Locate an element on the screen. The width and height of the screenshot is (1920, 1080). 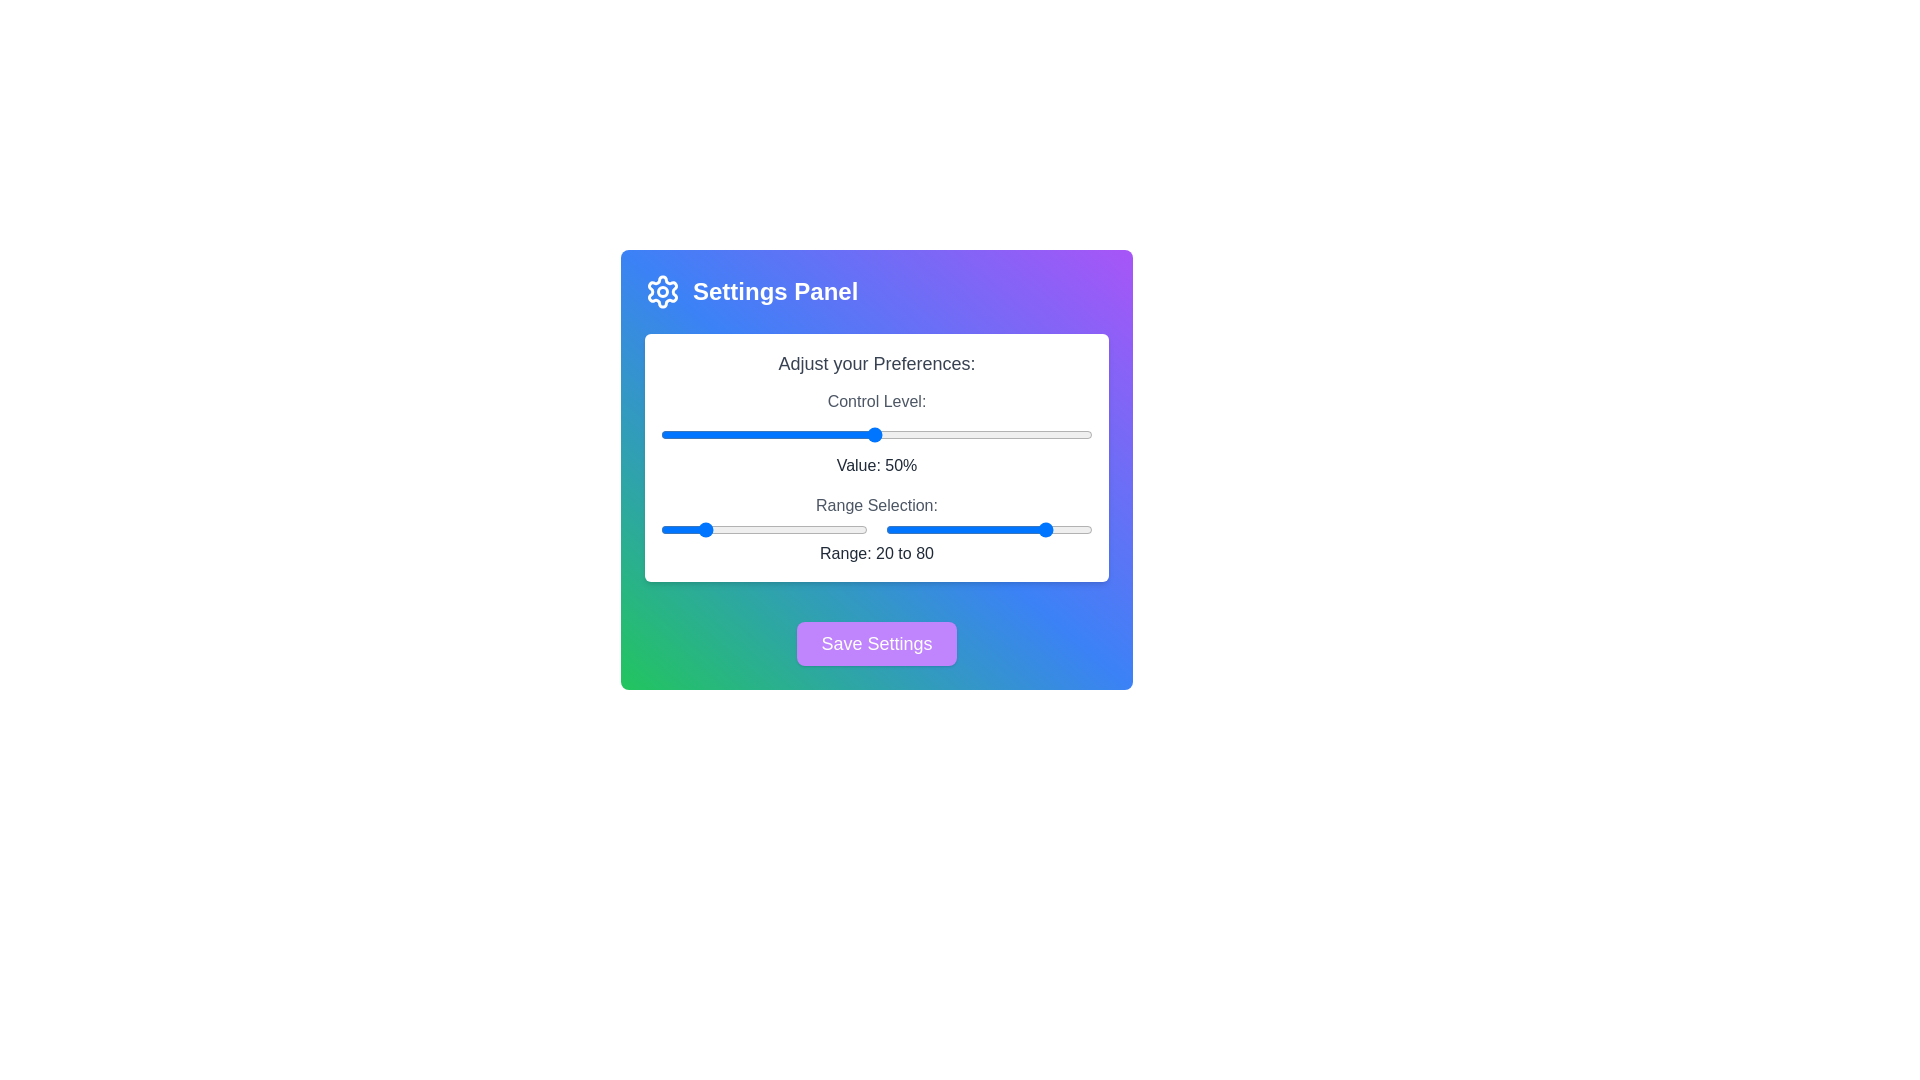
the control level is located at coordinates (709, 434).